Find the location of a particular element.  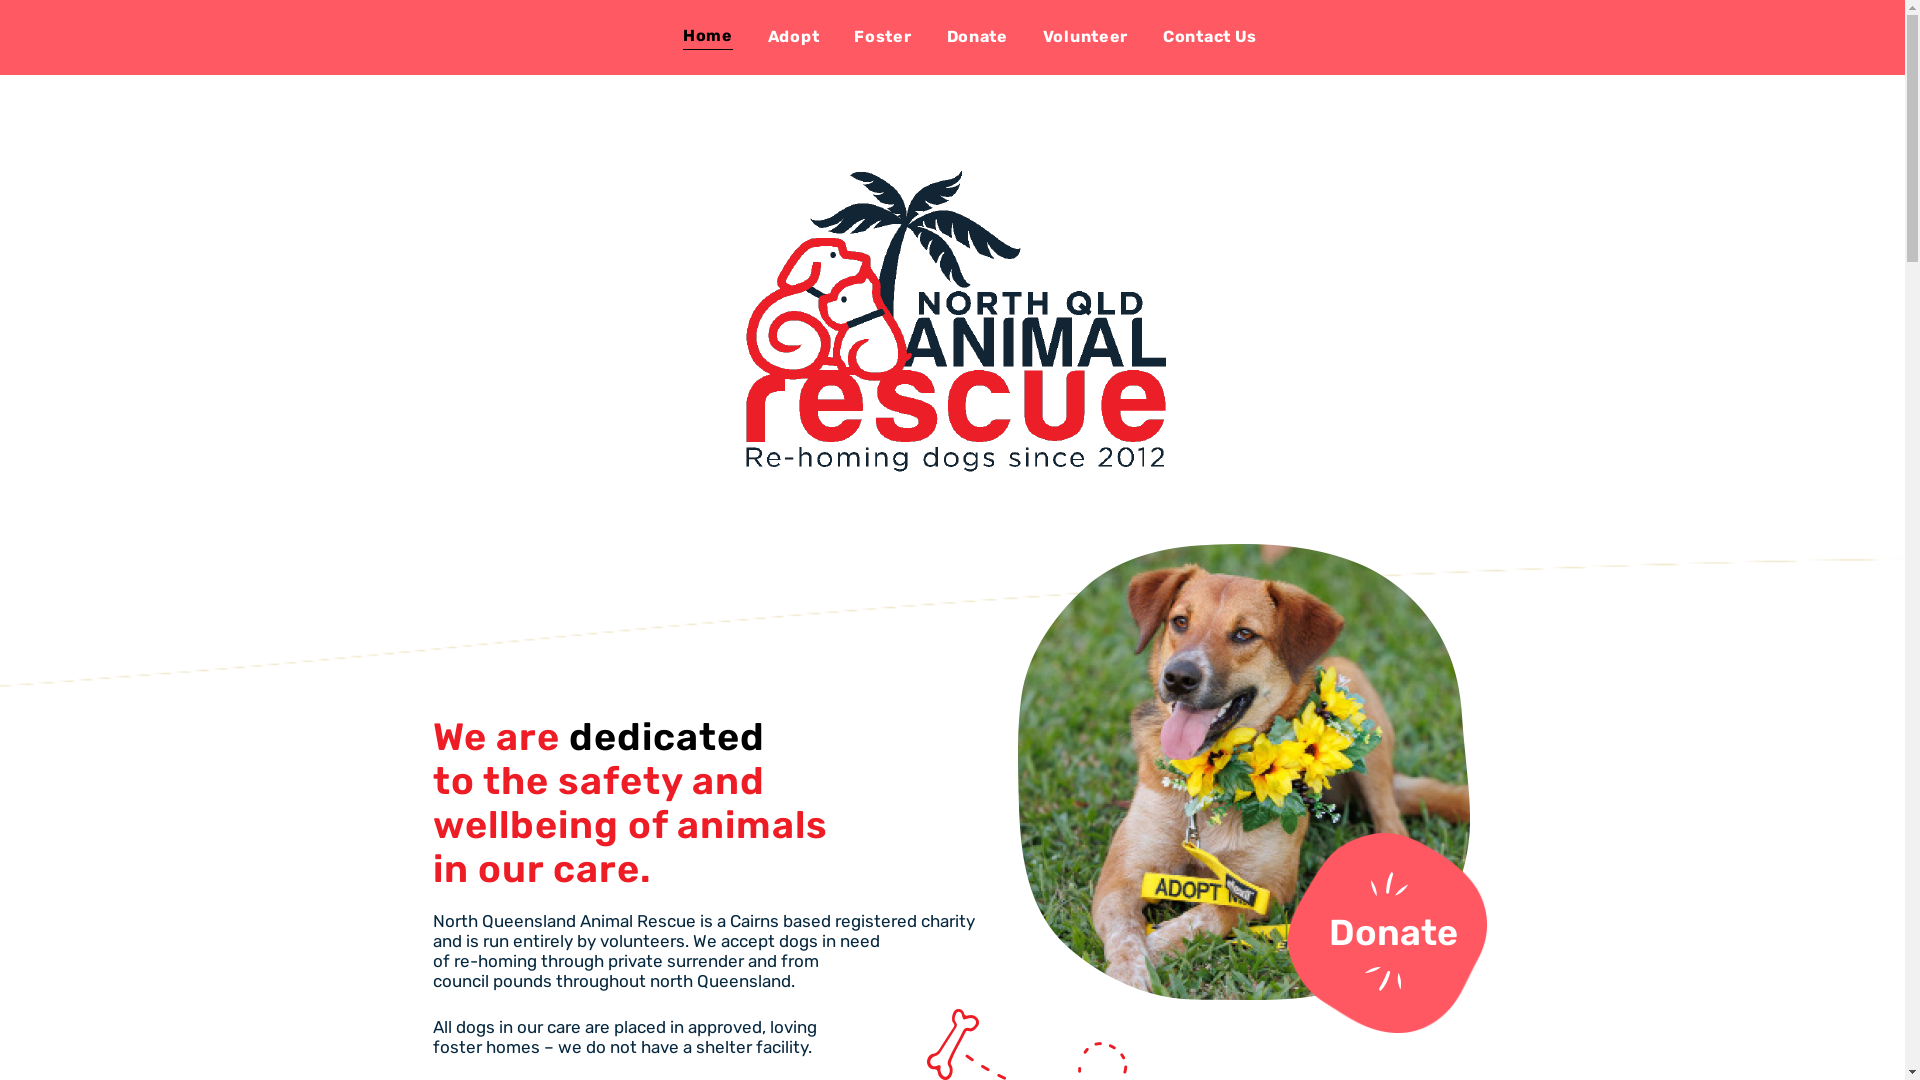

'Volunteer' is located at coordinates (1084, 35).